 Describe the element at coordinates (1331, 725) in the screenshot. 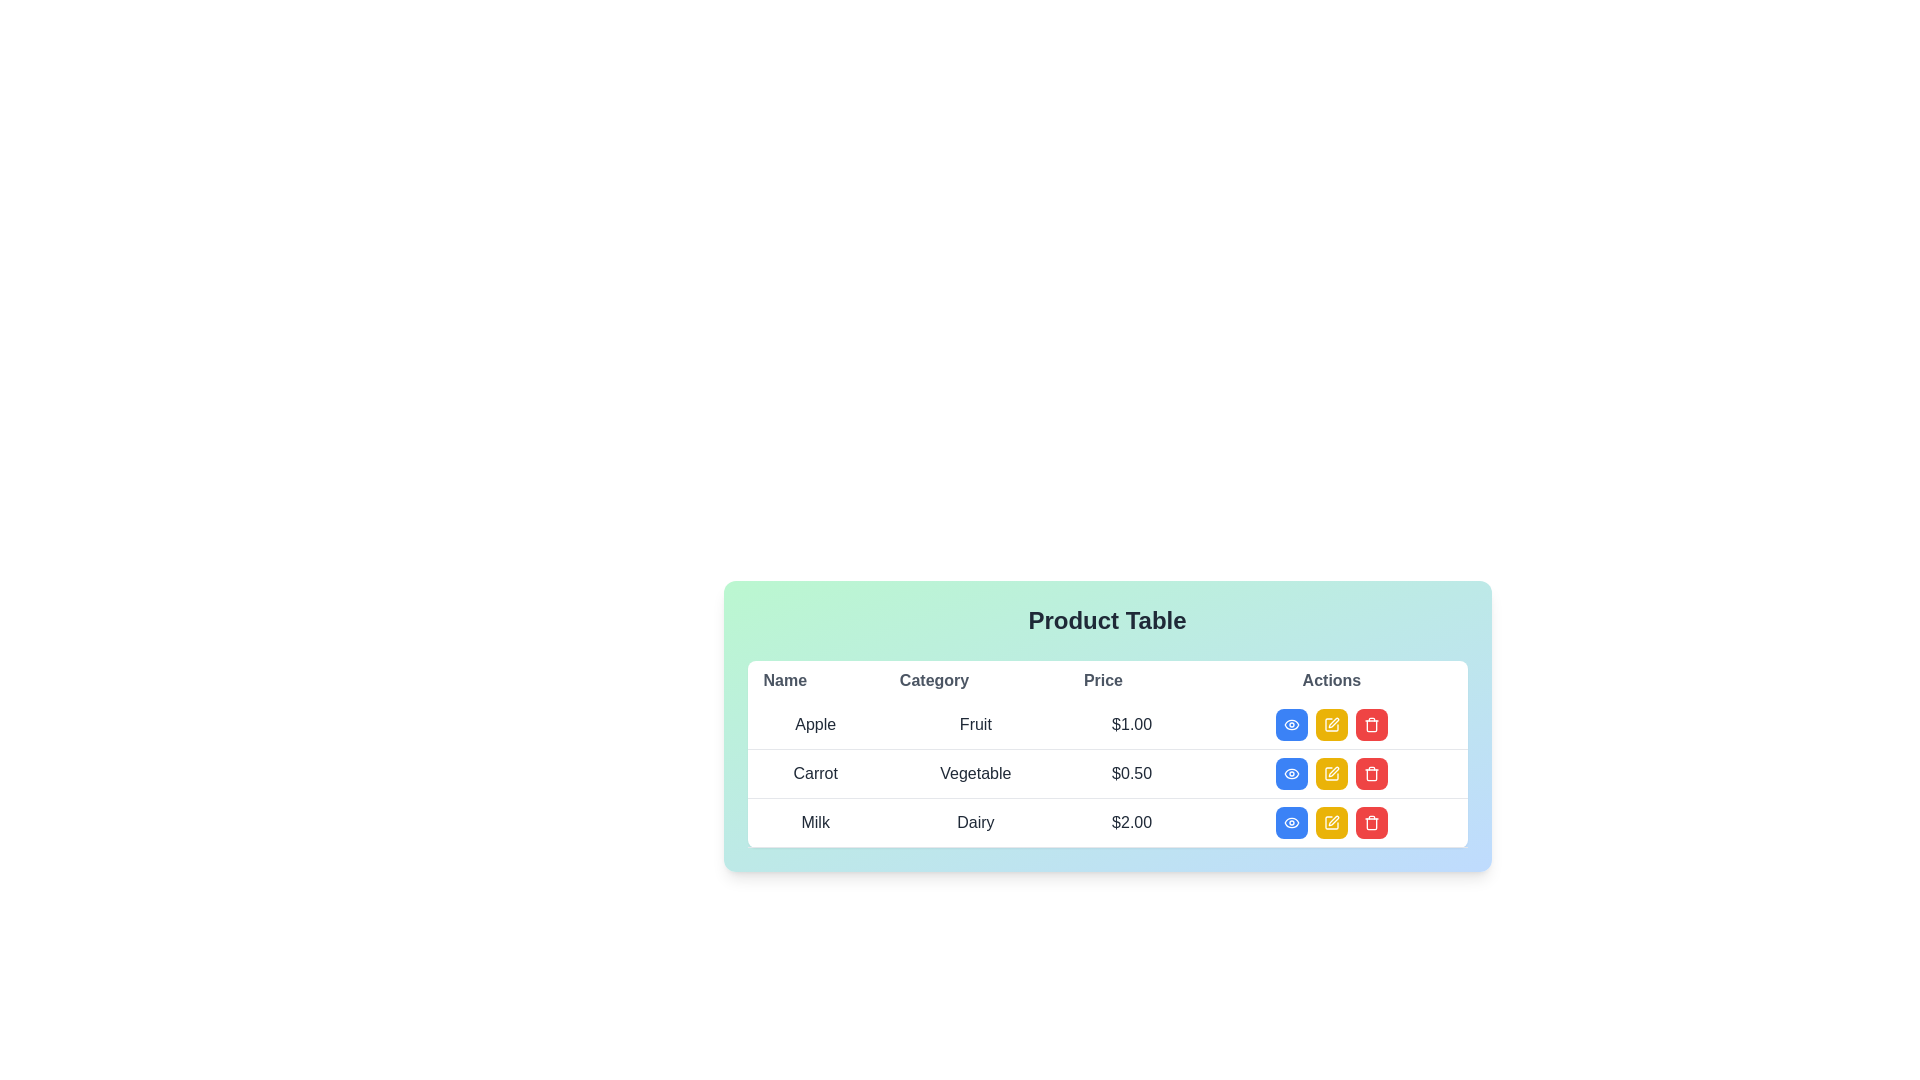

I see `the 'Edit' button (yellow with editing symbol) in the 'Actions' column for the 'Carrot' product entry to initiate the edit action` at that location.